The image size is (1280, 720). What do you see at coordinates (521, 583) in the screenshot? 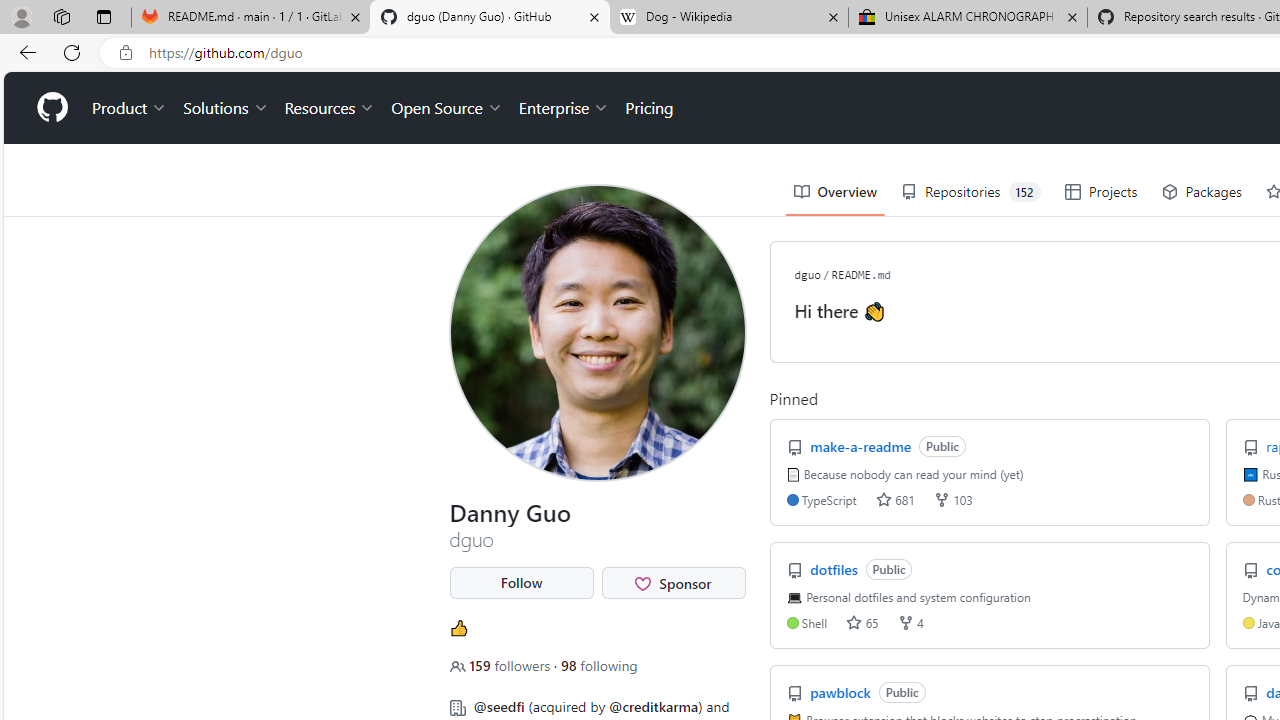
I see `'Follow'` at bounding box center [521, 583].